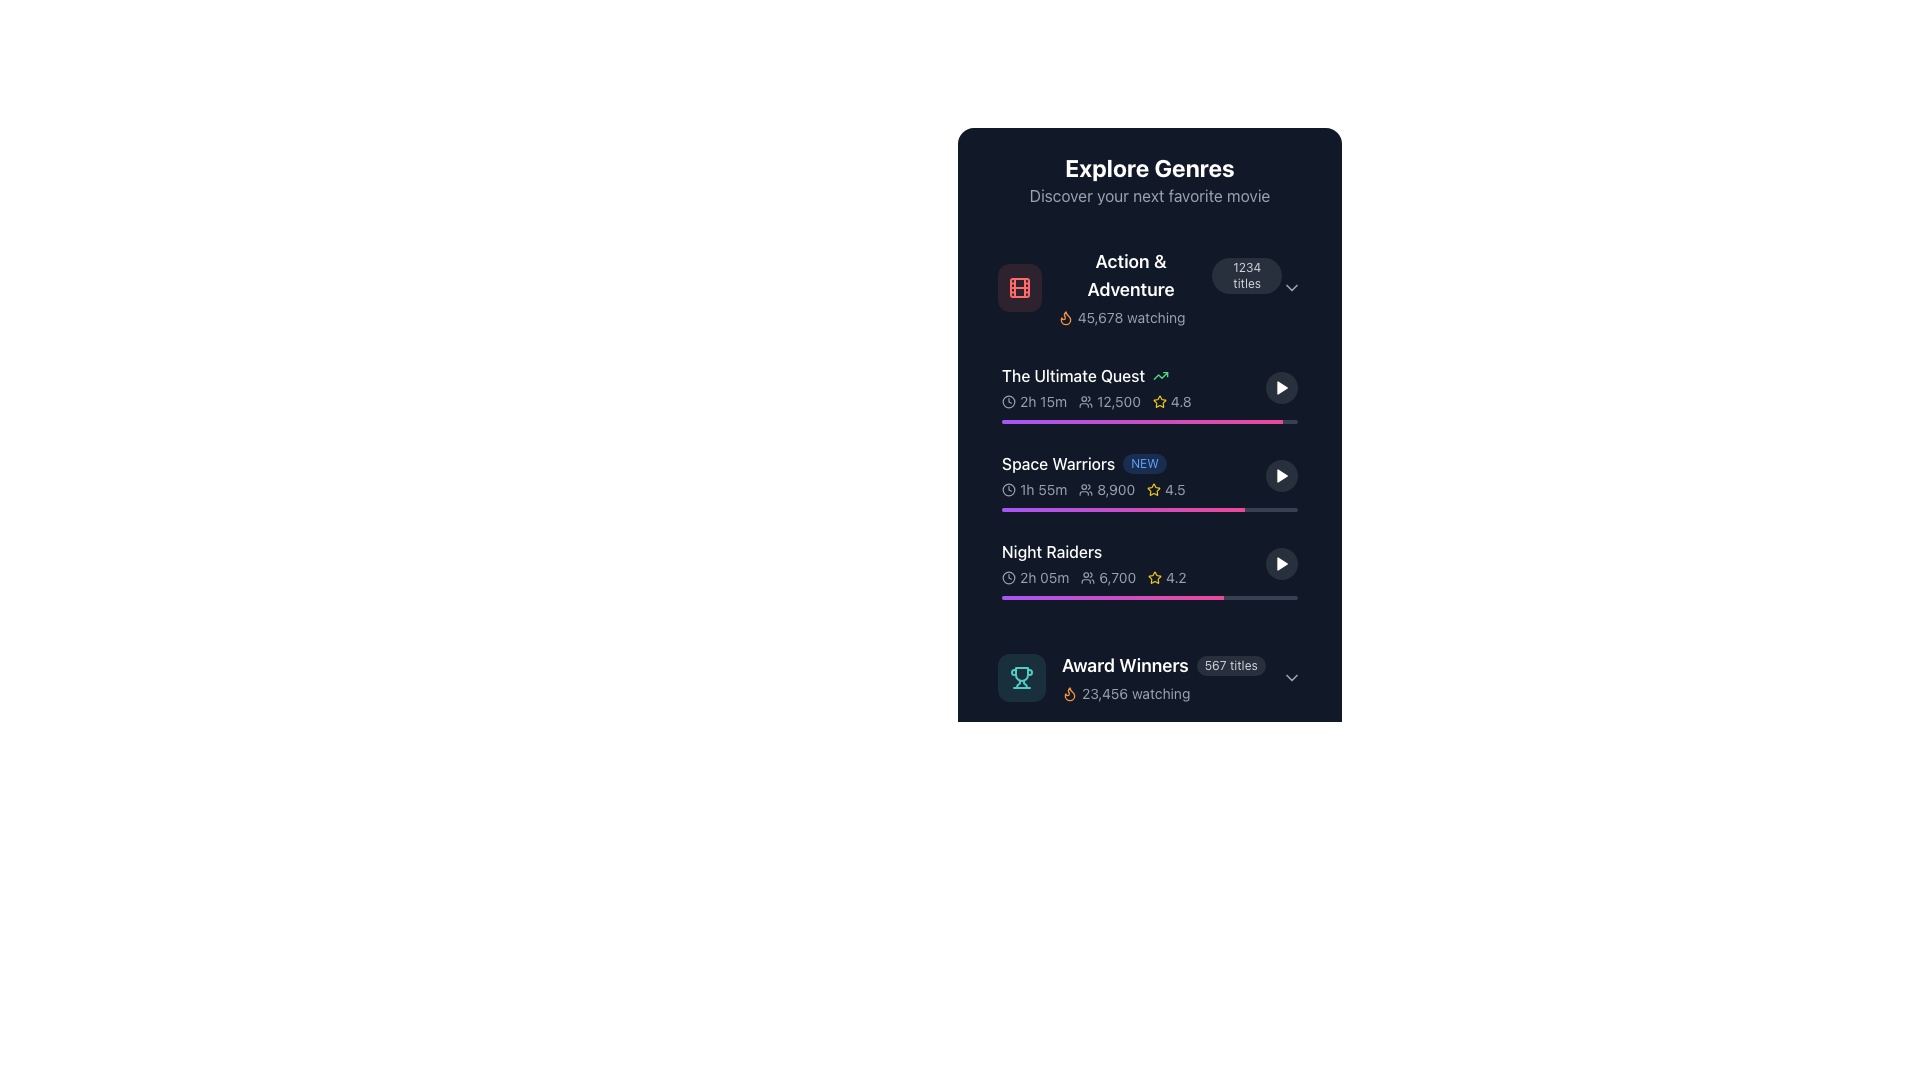 Image resolution: width=1920 pixels, height=1080 pixels. What do you see at coordinates (1172, 401) in the screenshot?
I see `the Rating display component located below the text '12,500' for 'The Ultimate Quest', which visually represents the rating of the content` at bounding box center [1172, 401].